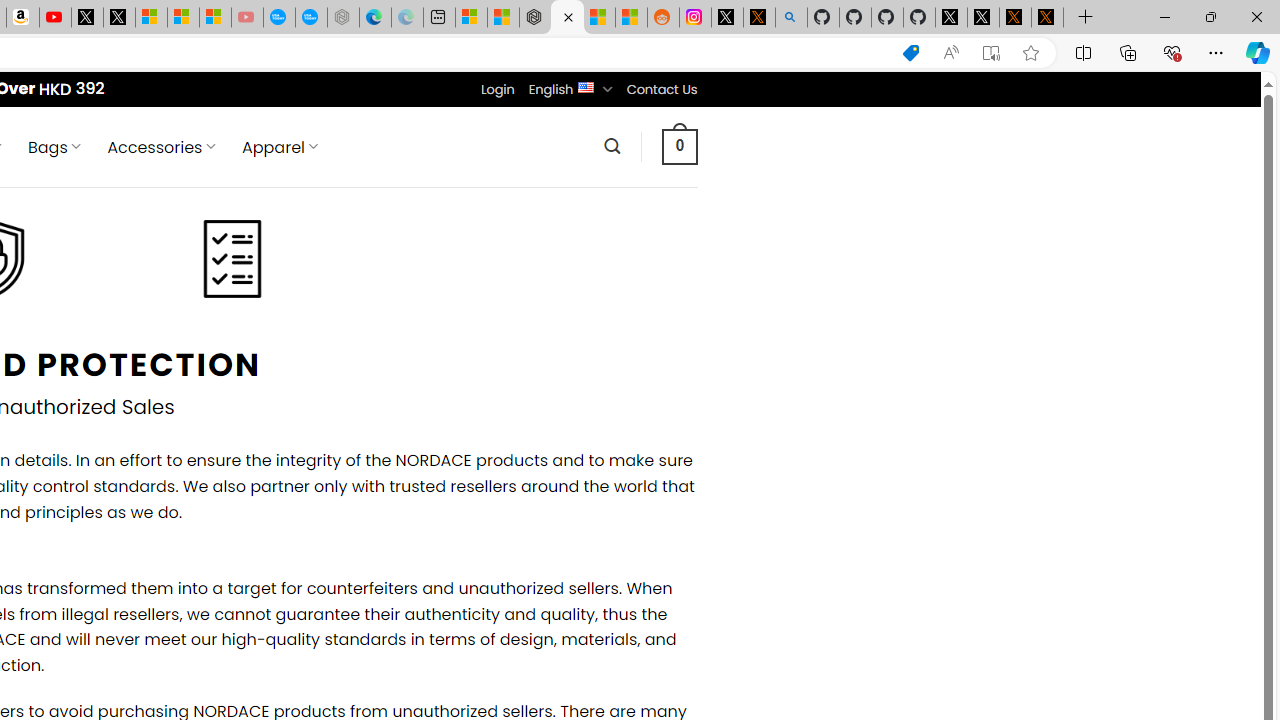  What do you see at coordinates (679, 145) in the screenshot?
I see `' 0 '` at bounding box center [679, 145].